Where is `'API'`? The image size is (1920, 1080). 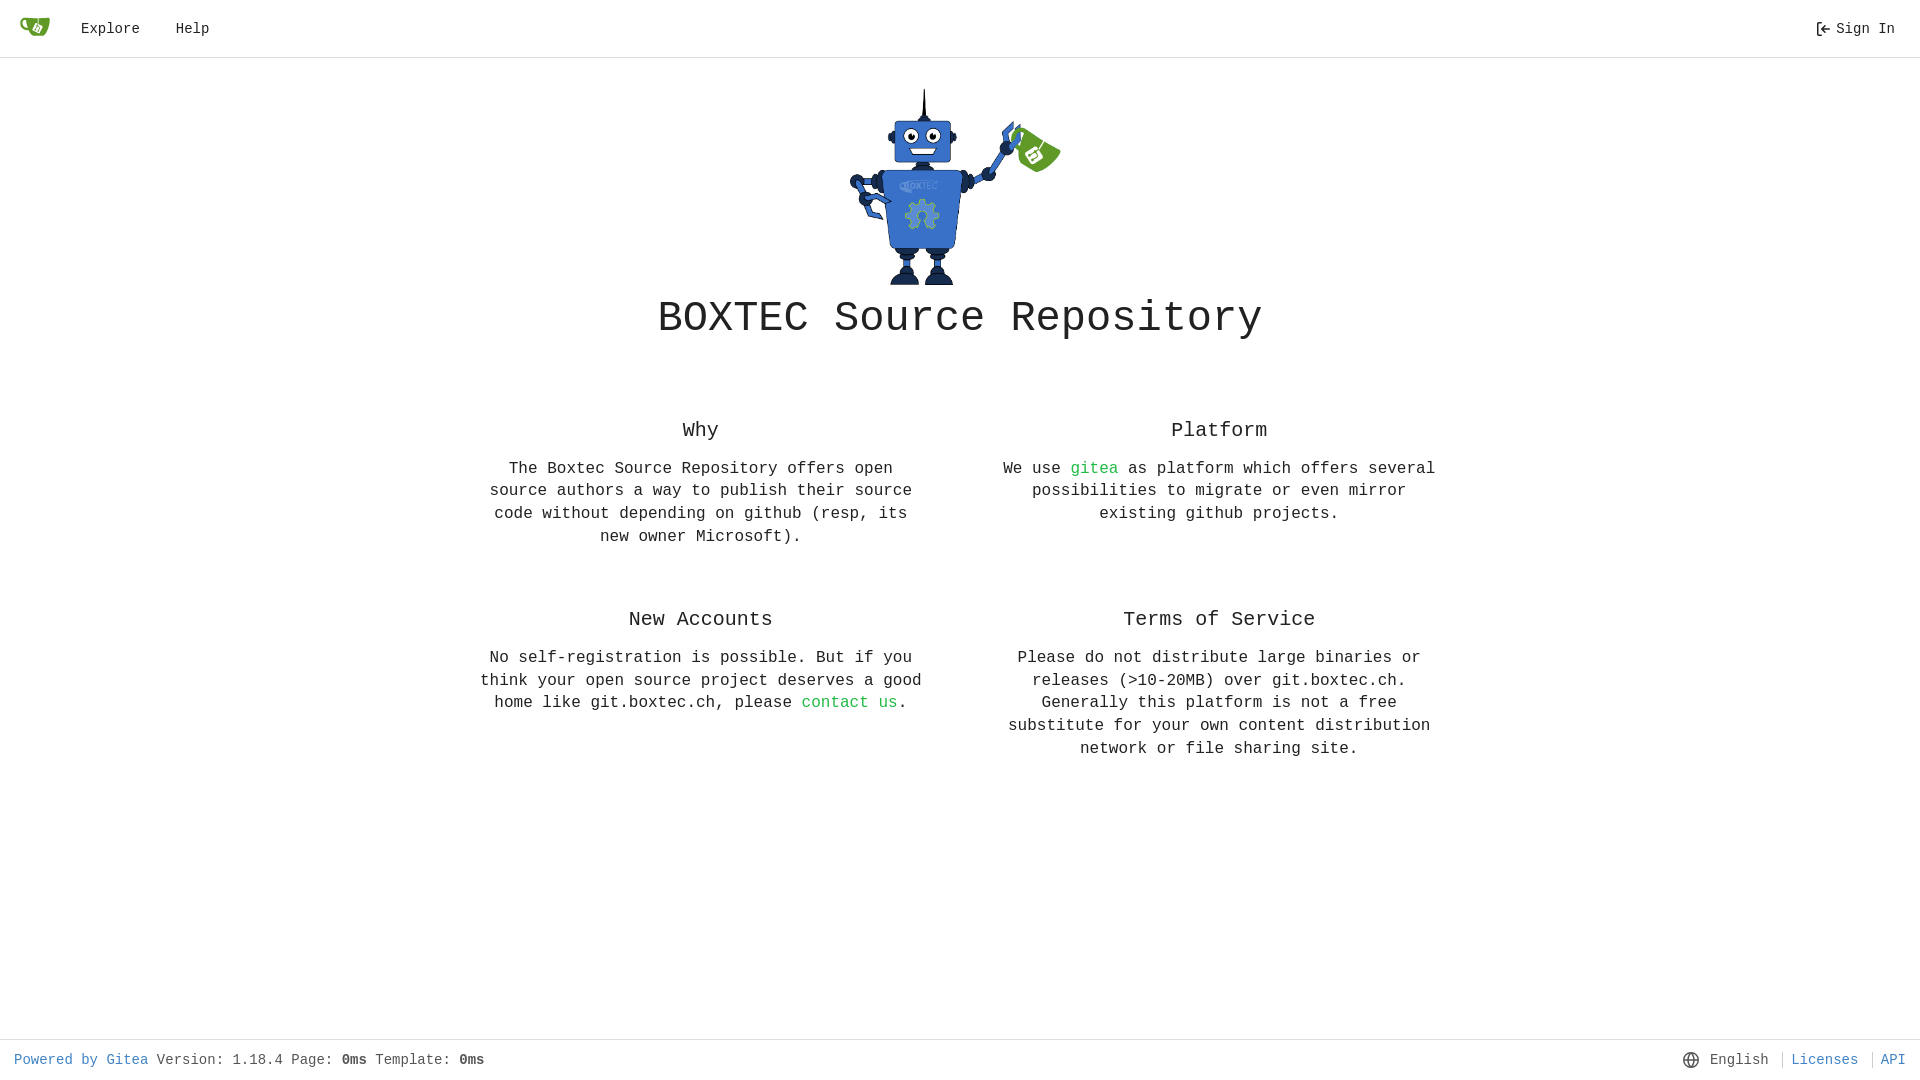
'API' is located at coordinates (1871, 1059).